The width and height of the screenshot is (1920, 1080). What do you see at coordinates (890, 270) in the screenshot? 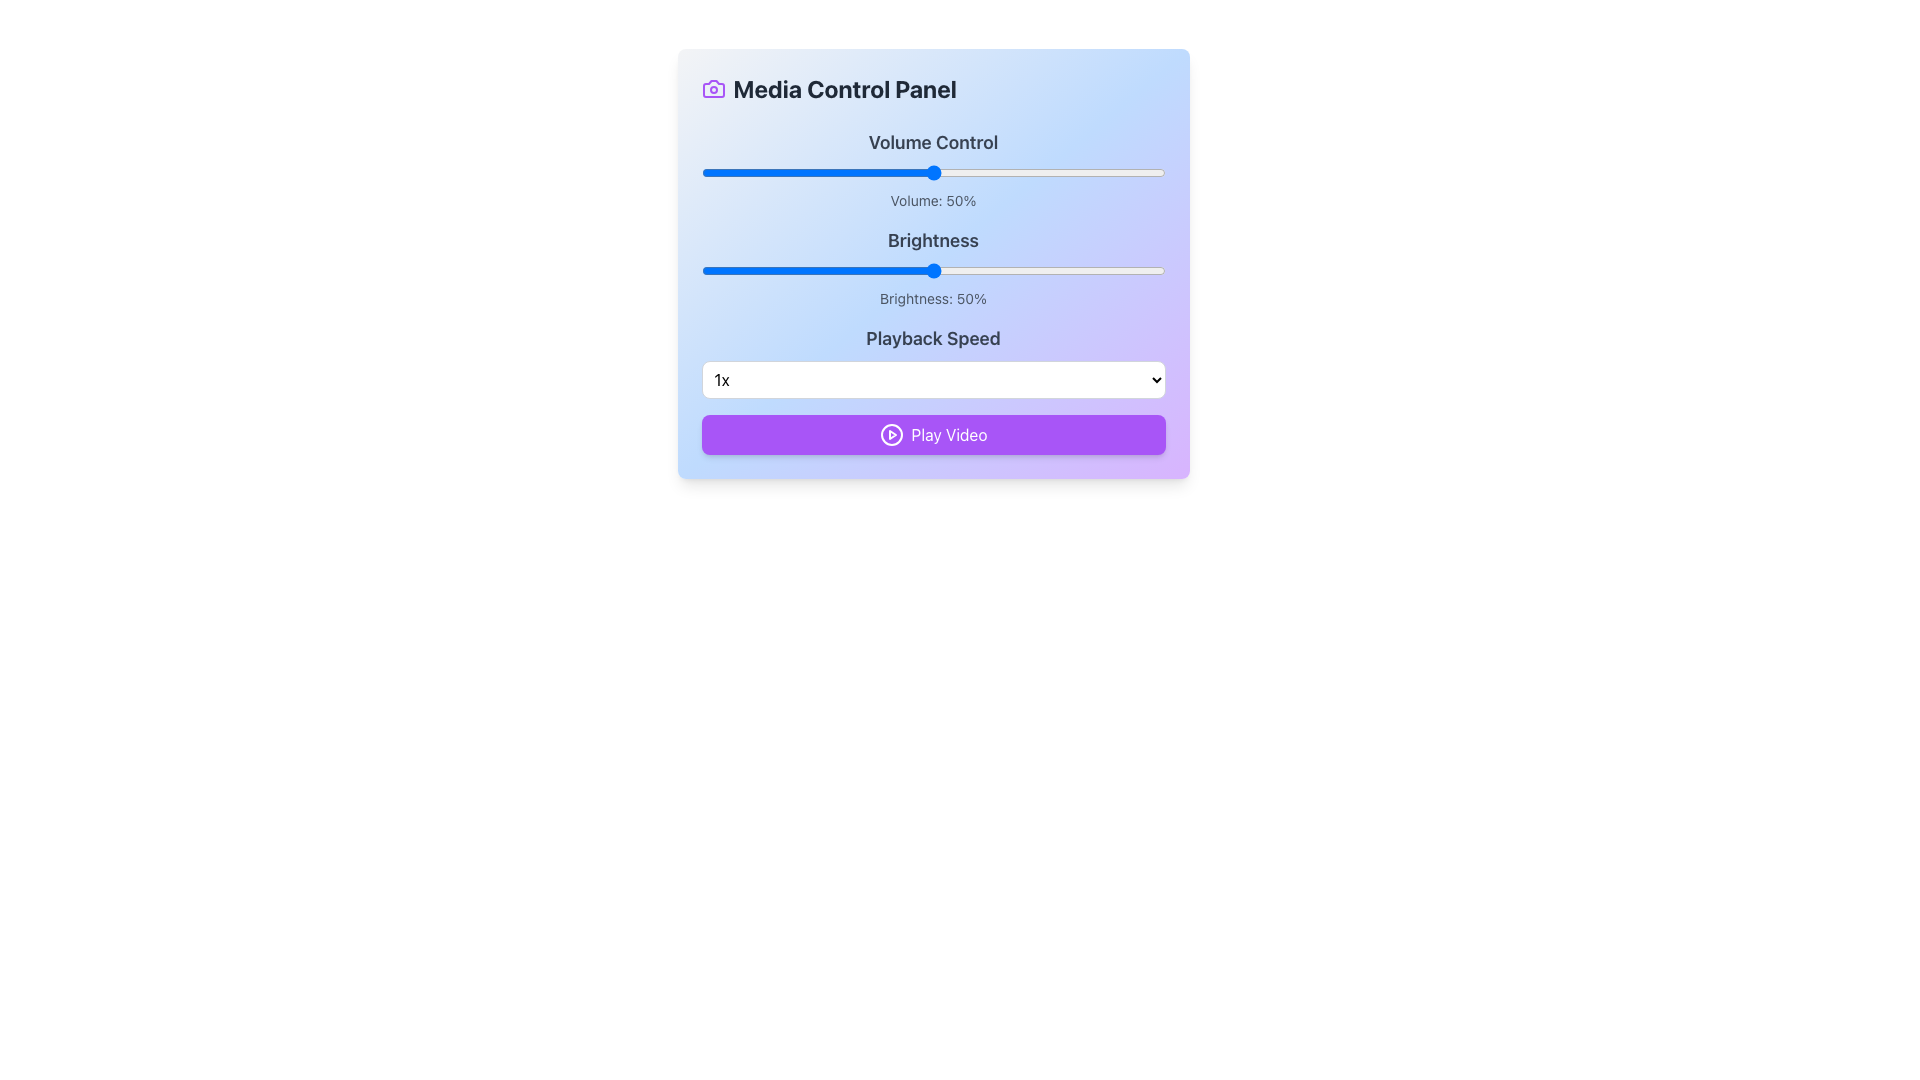
I see `the brightness level` at bounding box center [890, 270].